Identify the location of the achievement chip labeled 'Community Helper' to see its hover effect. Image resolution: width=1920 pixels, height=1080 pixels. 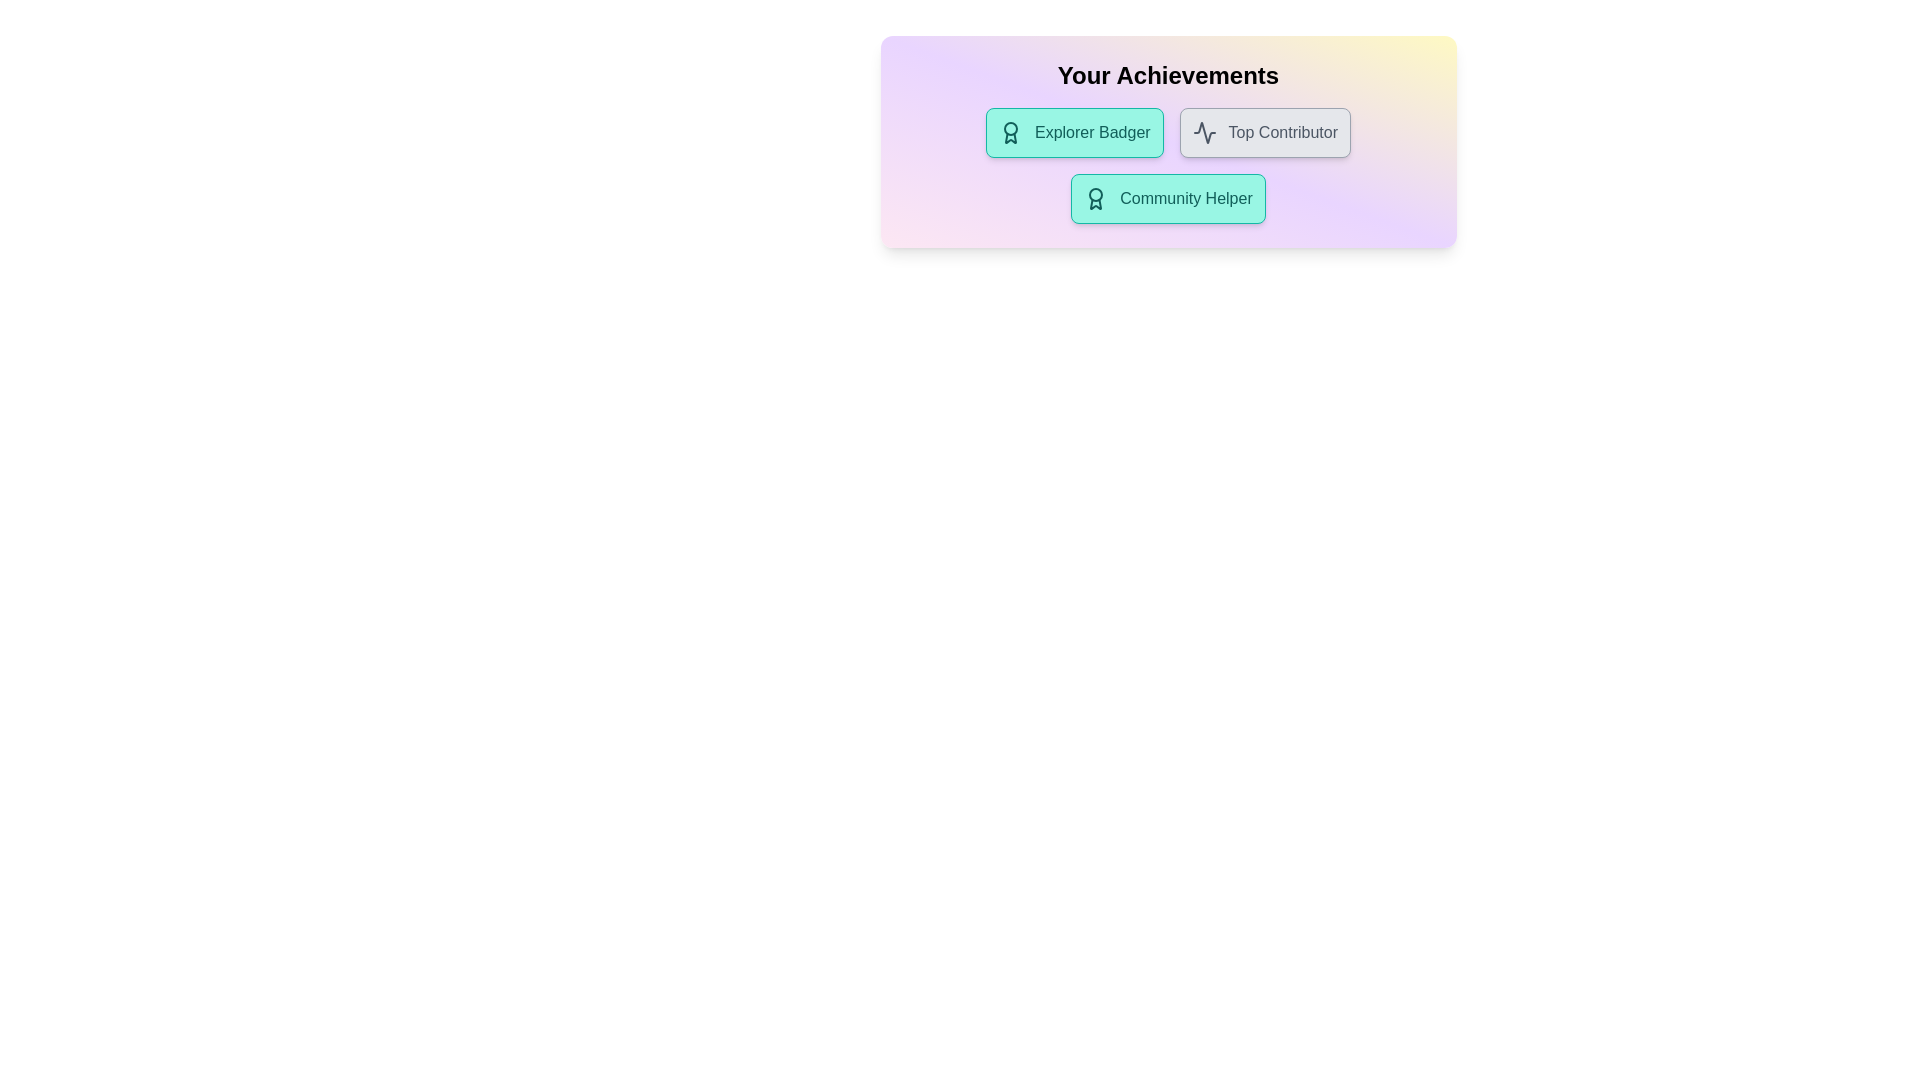
(1167, 199).